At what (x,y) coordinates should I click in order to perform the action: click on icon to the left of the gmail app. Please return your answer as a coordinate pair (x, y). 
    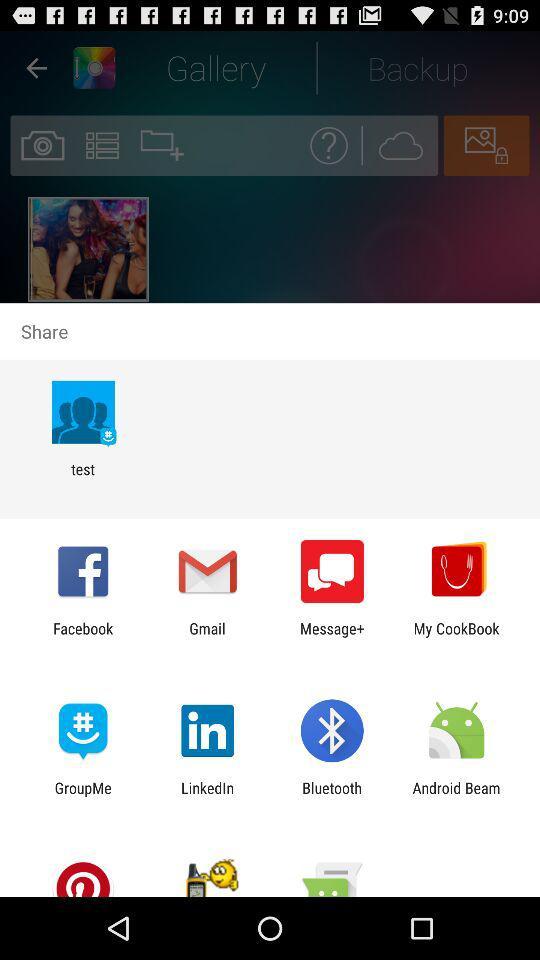
    Looking at the image, I should click on (82, 636).